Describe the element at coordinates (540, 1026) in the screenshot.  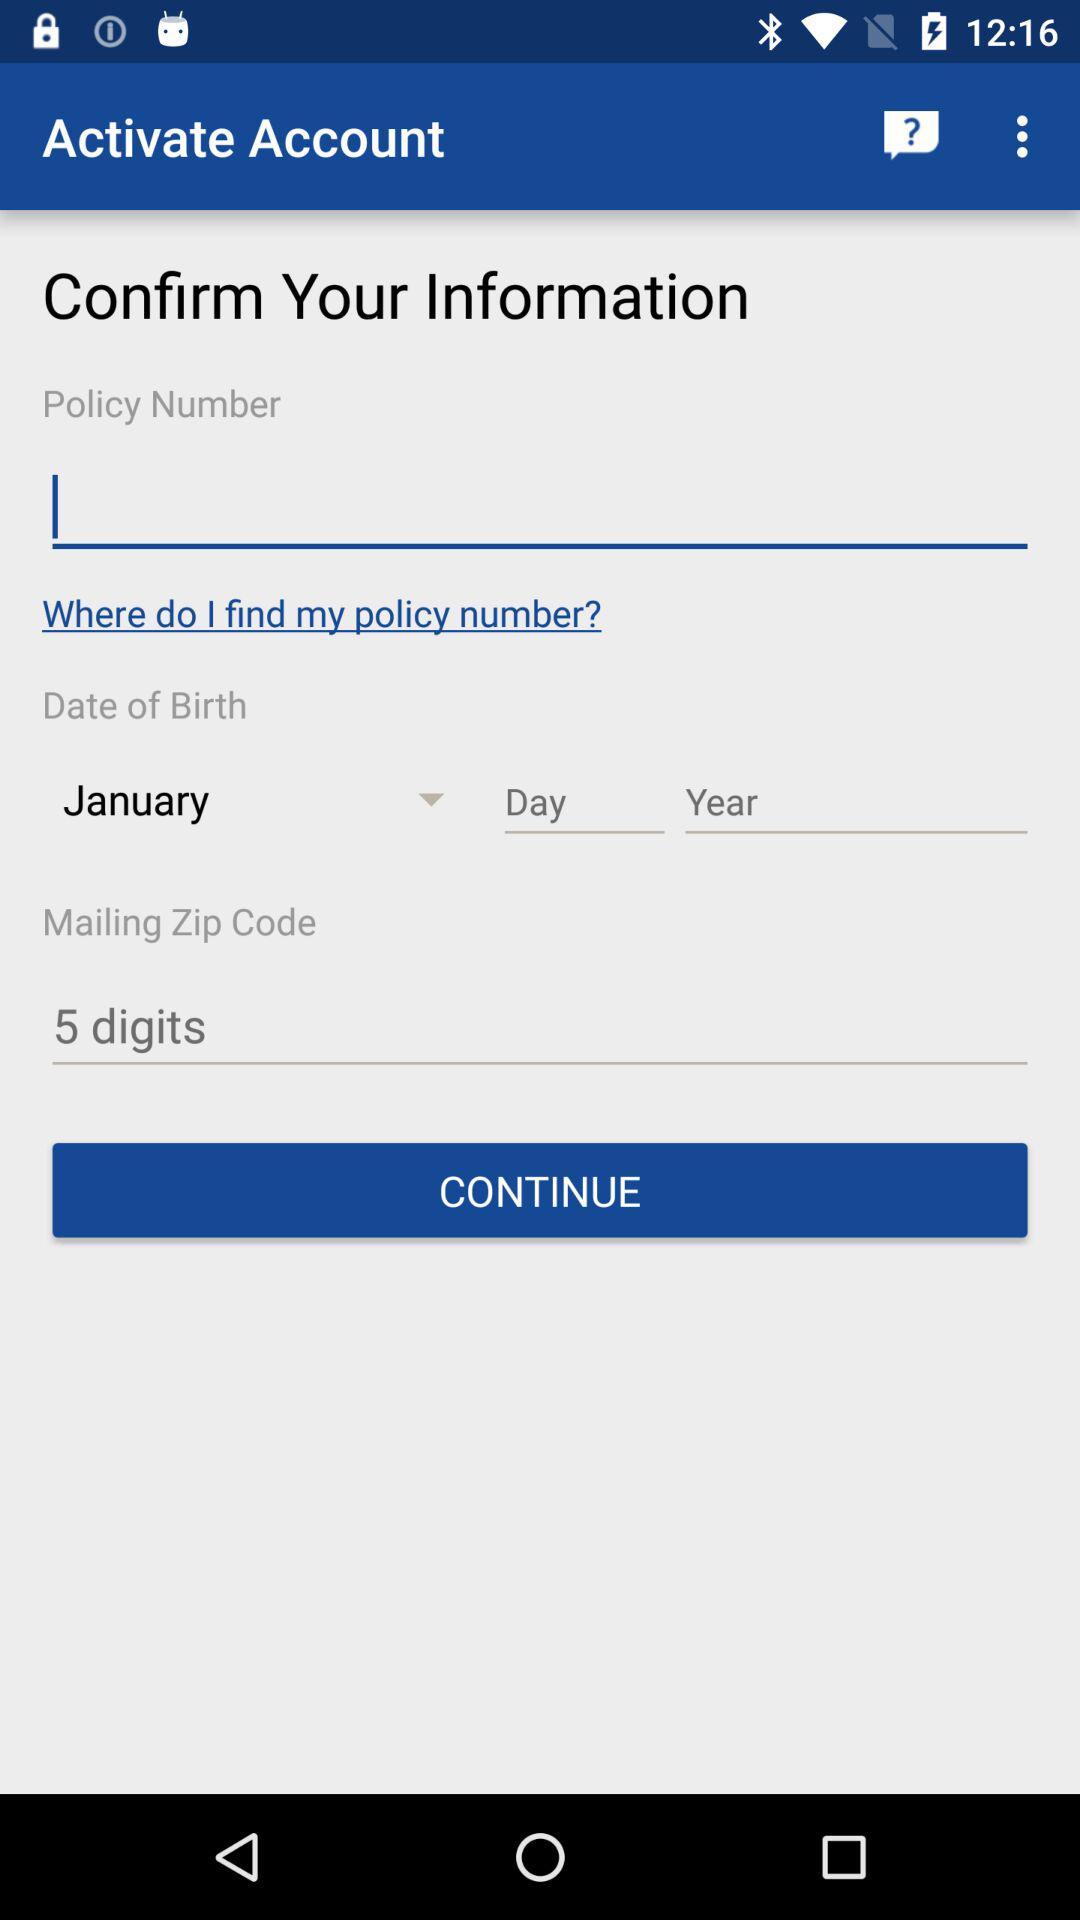
I see `zipcode` at that location.